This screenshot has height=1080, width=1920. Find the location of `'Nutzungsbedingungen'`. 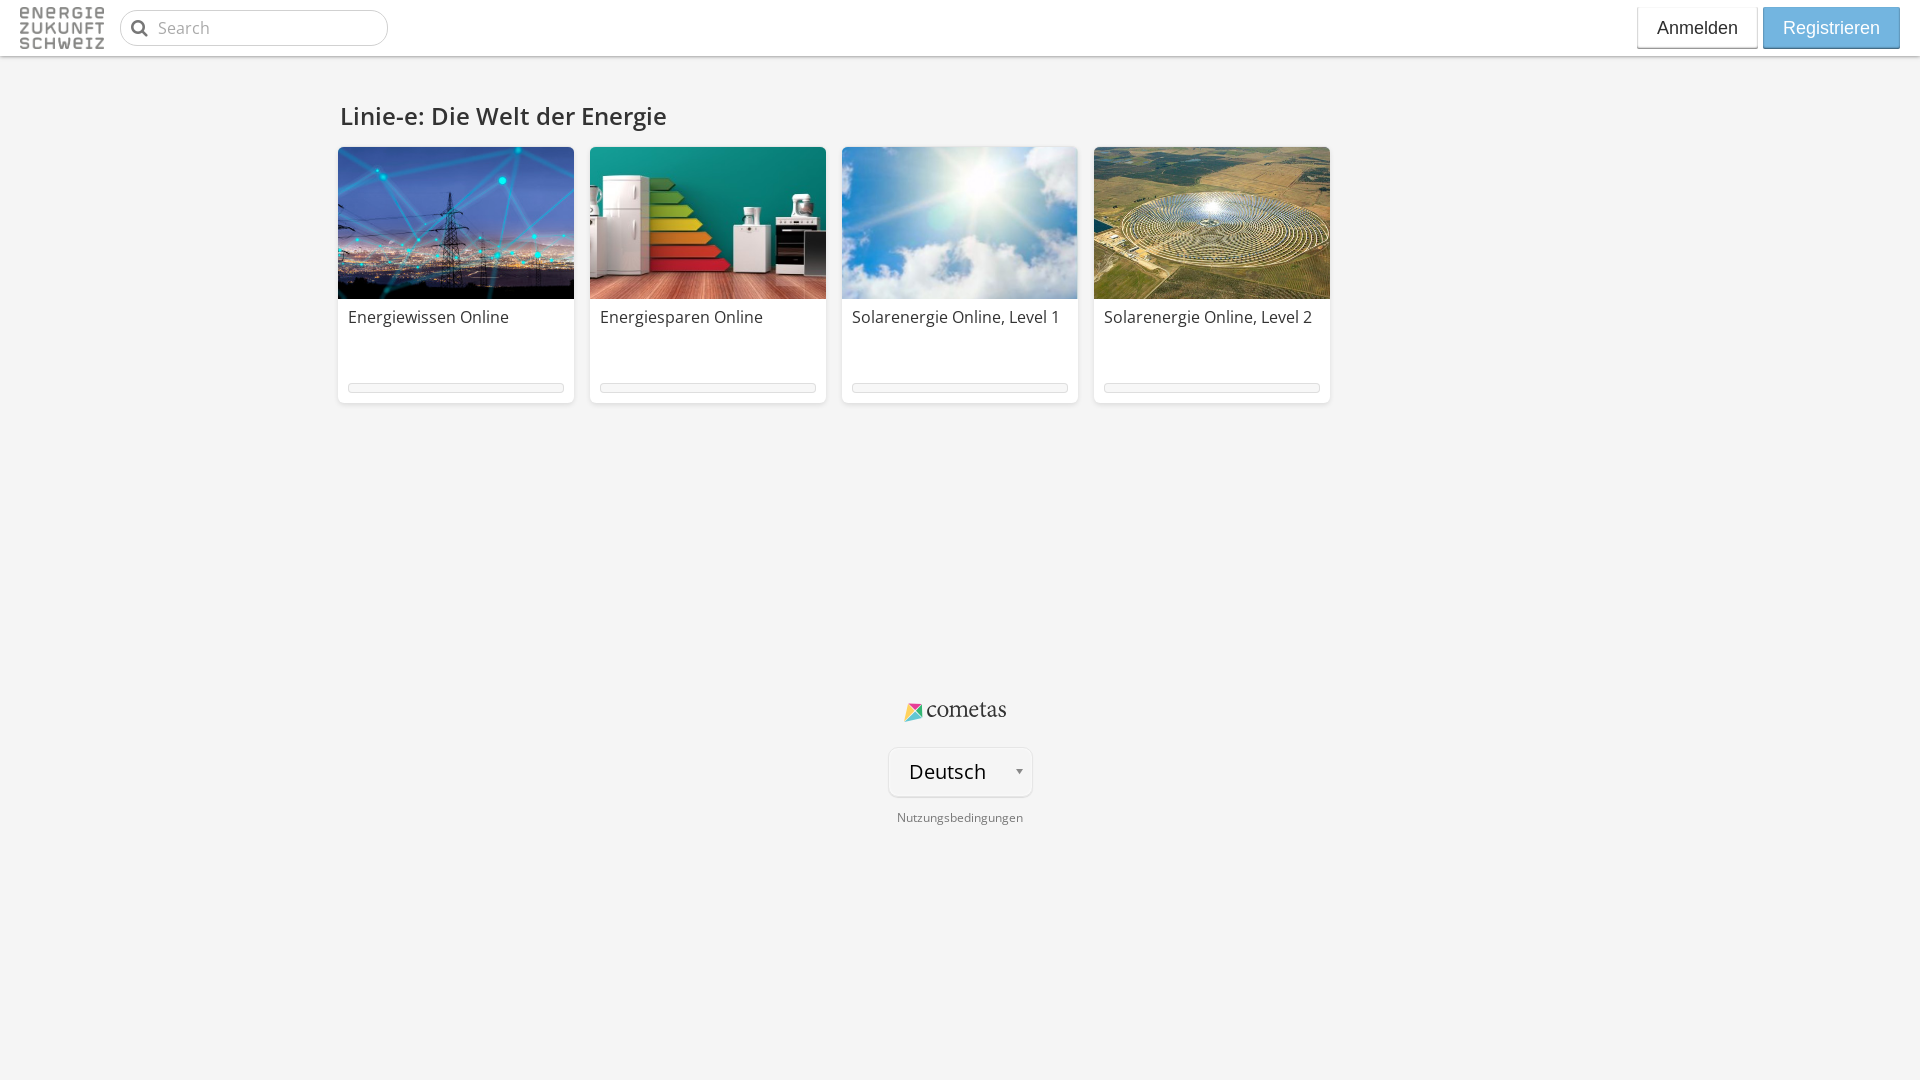

'Nutzungsbedingungen' is located at coordinates (960, 817).